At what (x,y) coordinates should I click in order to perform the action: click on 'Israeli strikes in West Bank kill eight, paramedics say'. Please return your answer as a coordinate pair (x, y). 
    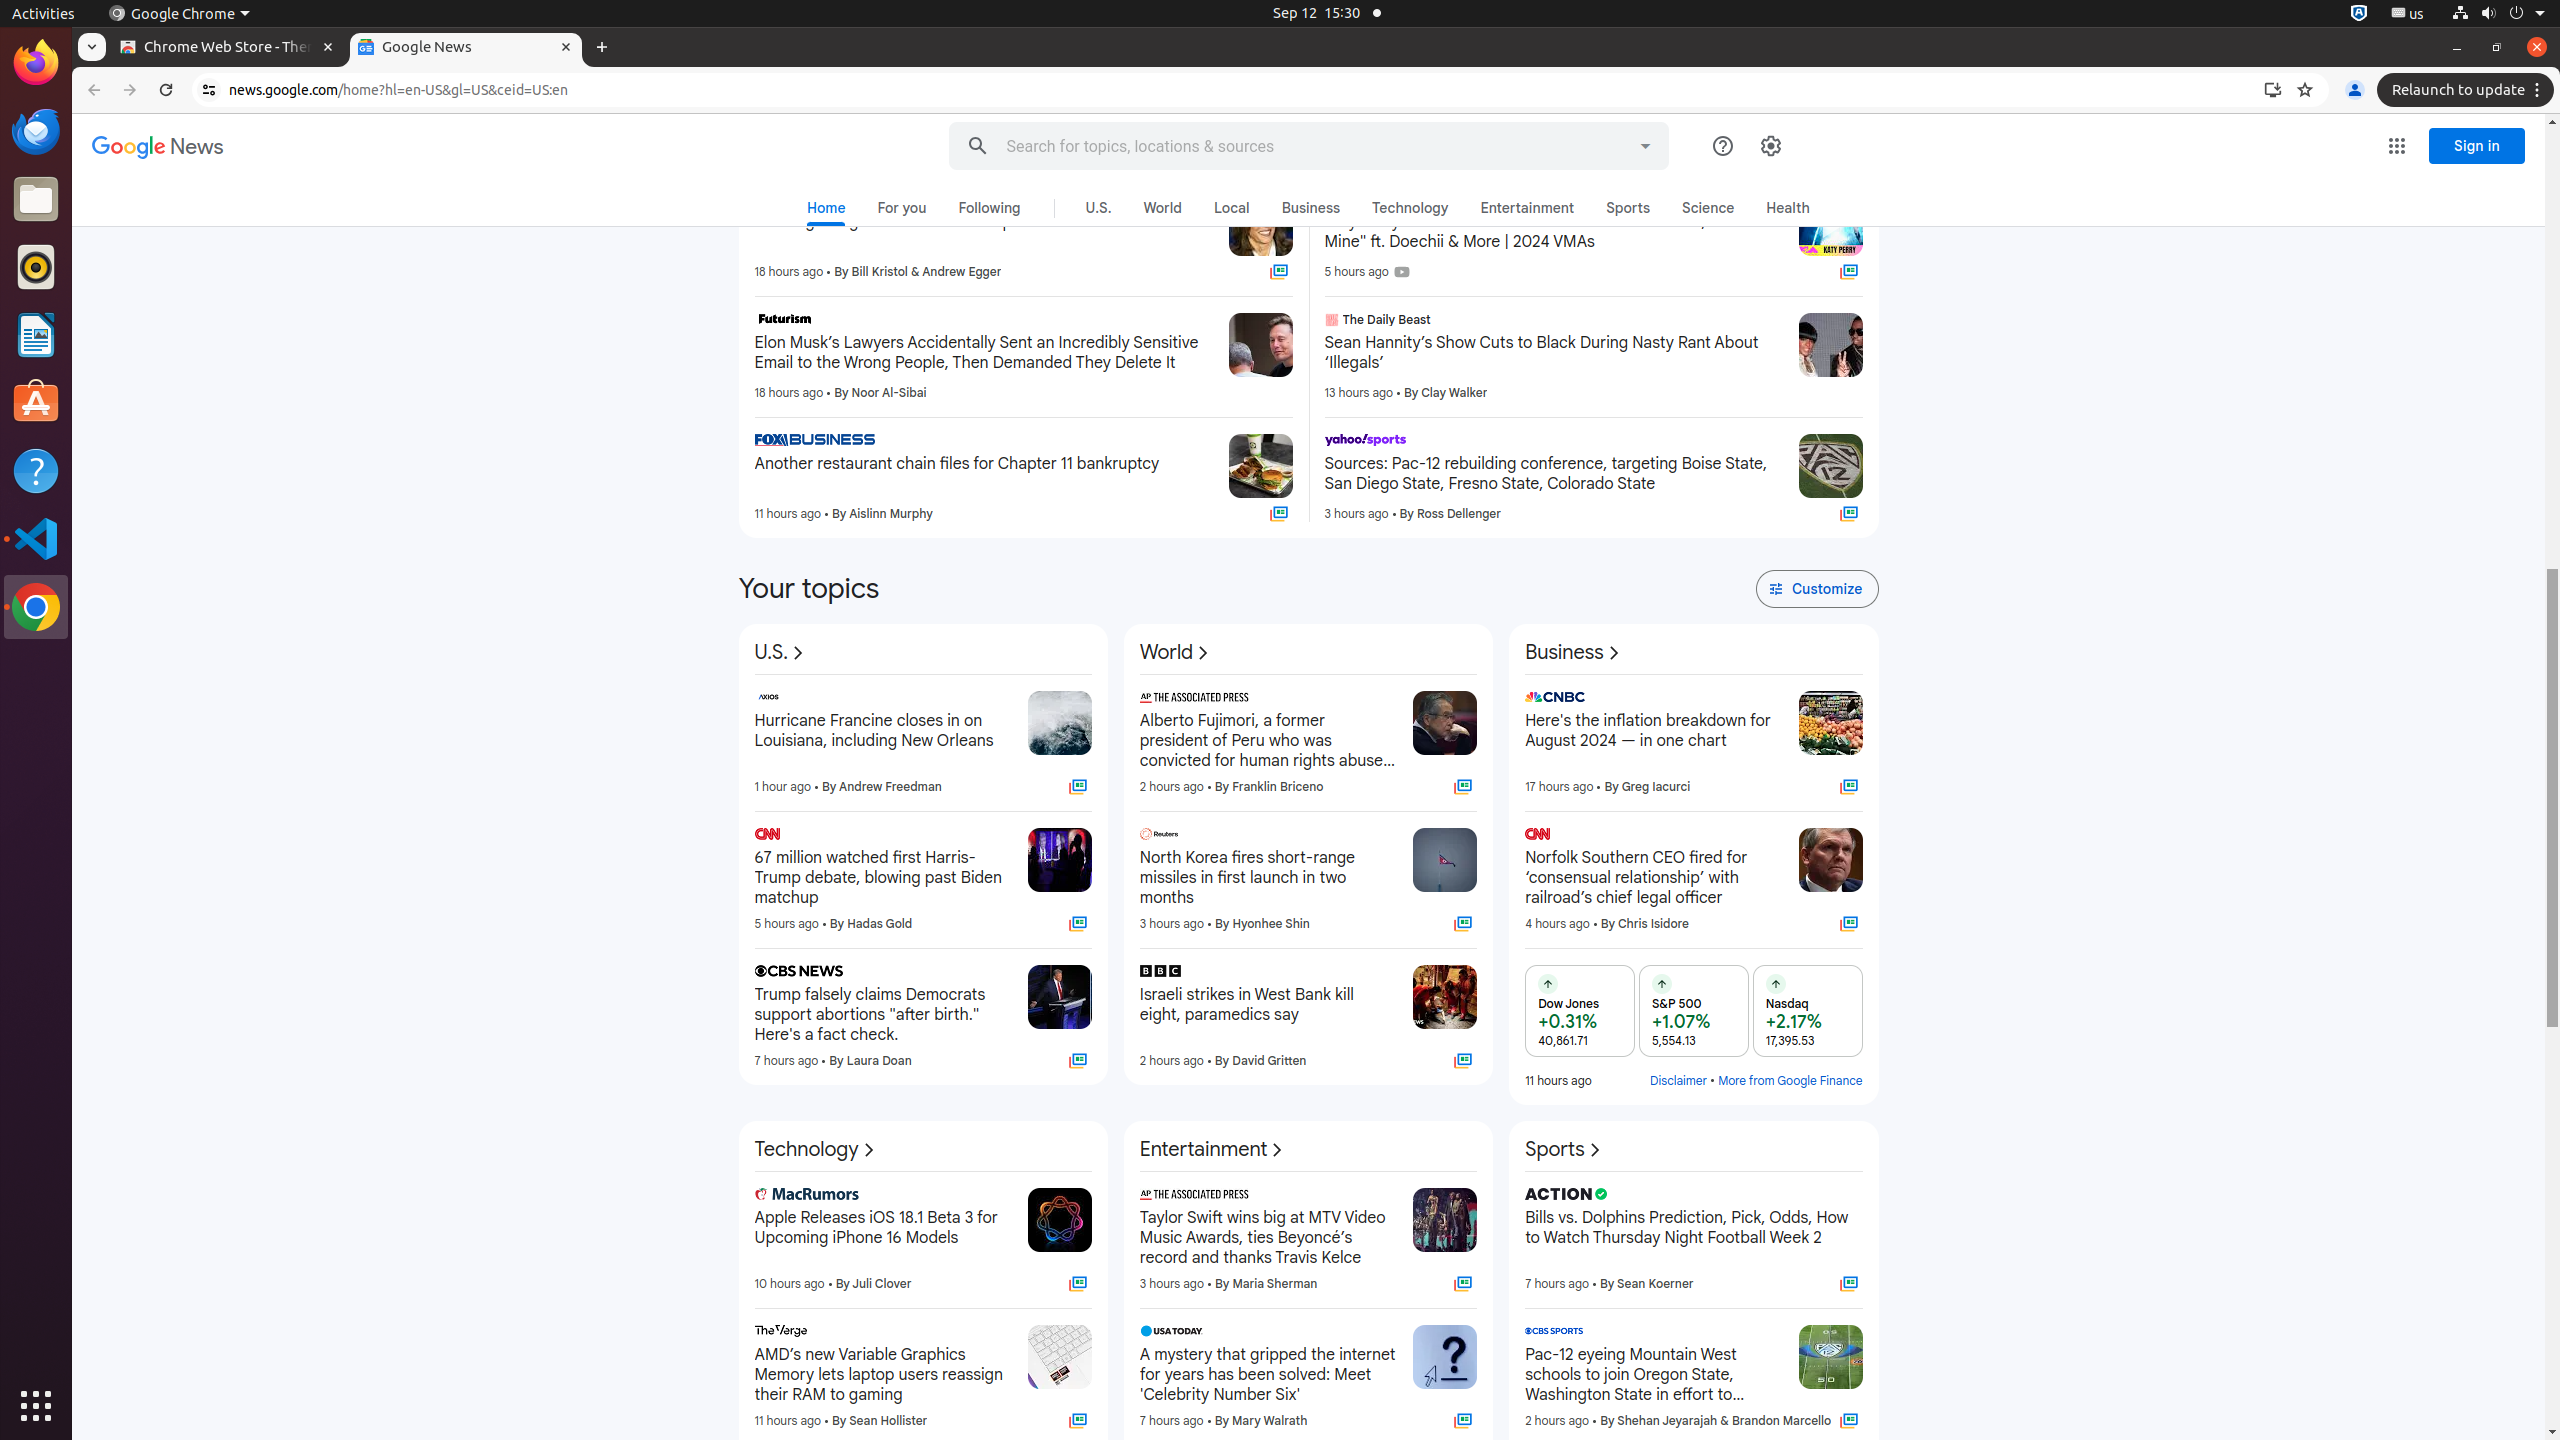
    Looking at the image, I should click on (1267, 1014).